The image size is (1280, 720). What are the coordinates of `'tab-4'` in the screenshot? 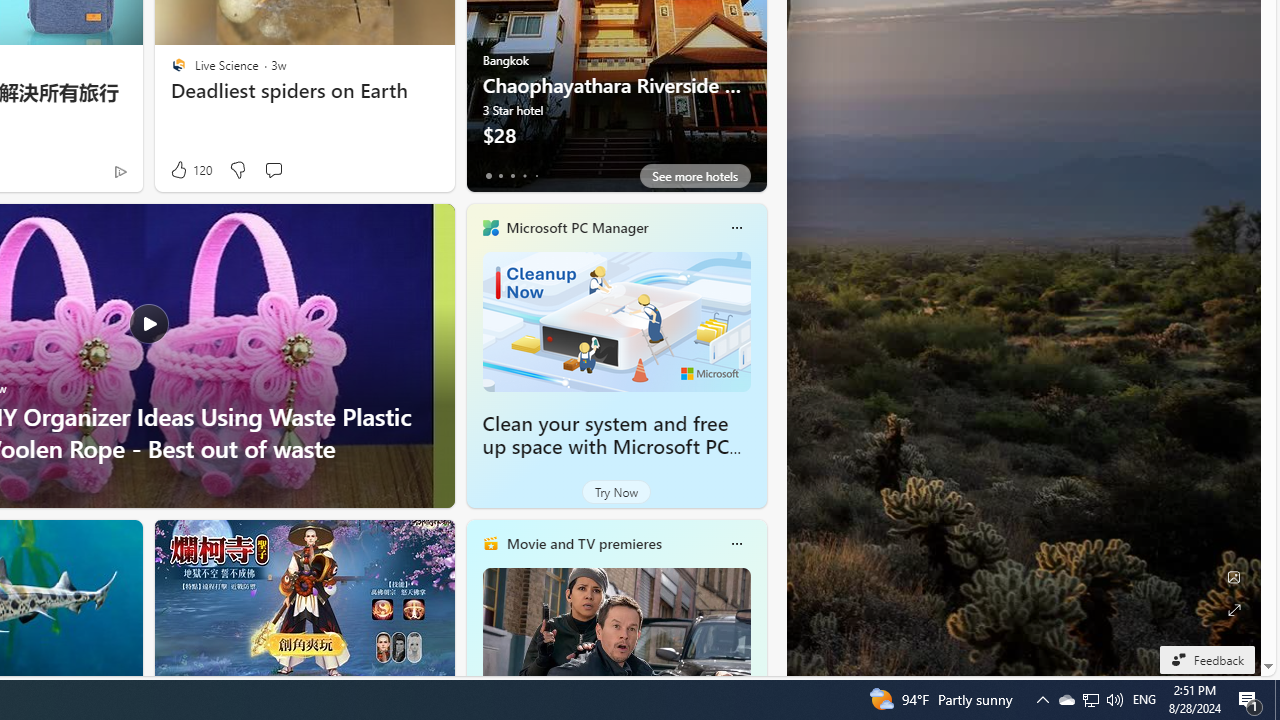 It's located at (536, 175).